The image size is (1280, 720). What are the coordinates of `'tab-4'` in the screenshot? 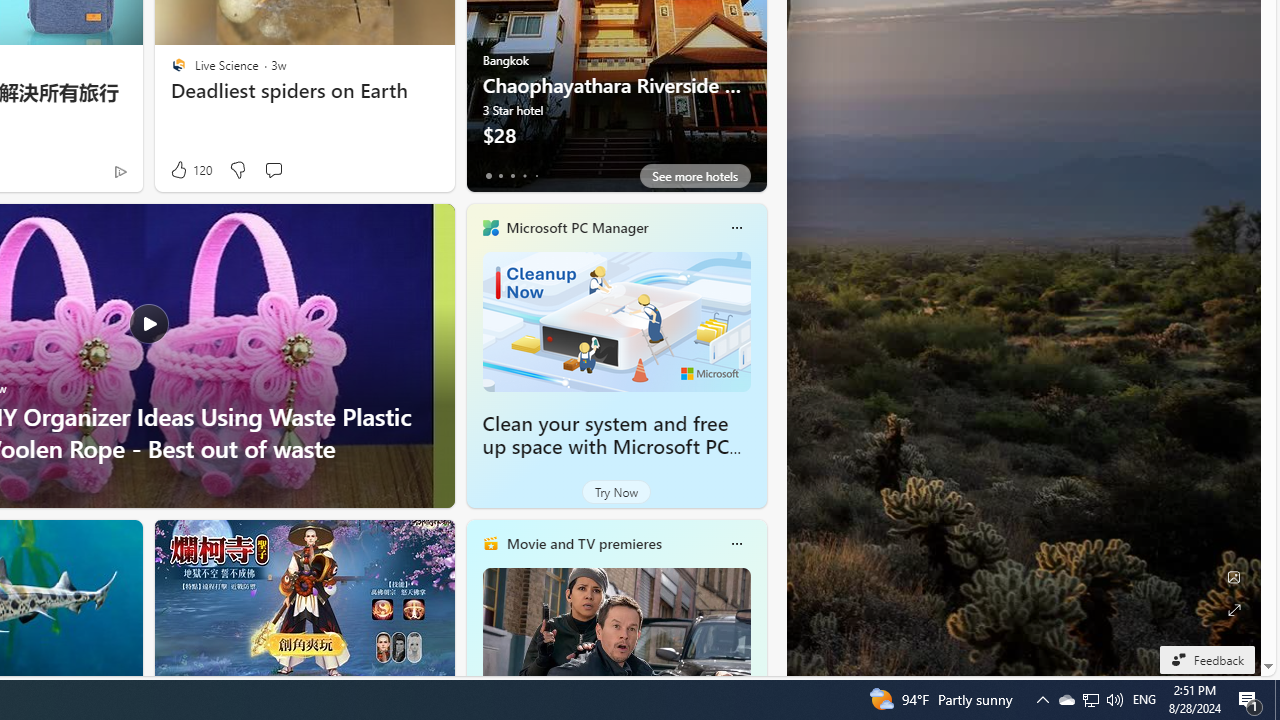 It's located at (536, 175).